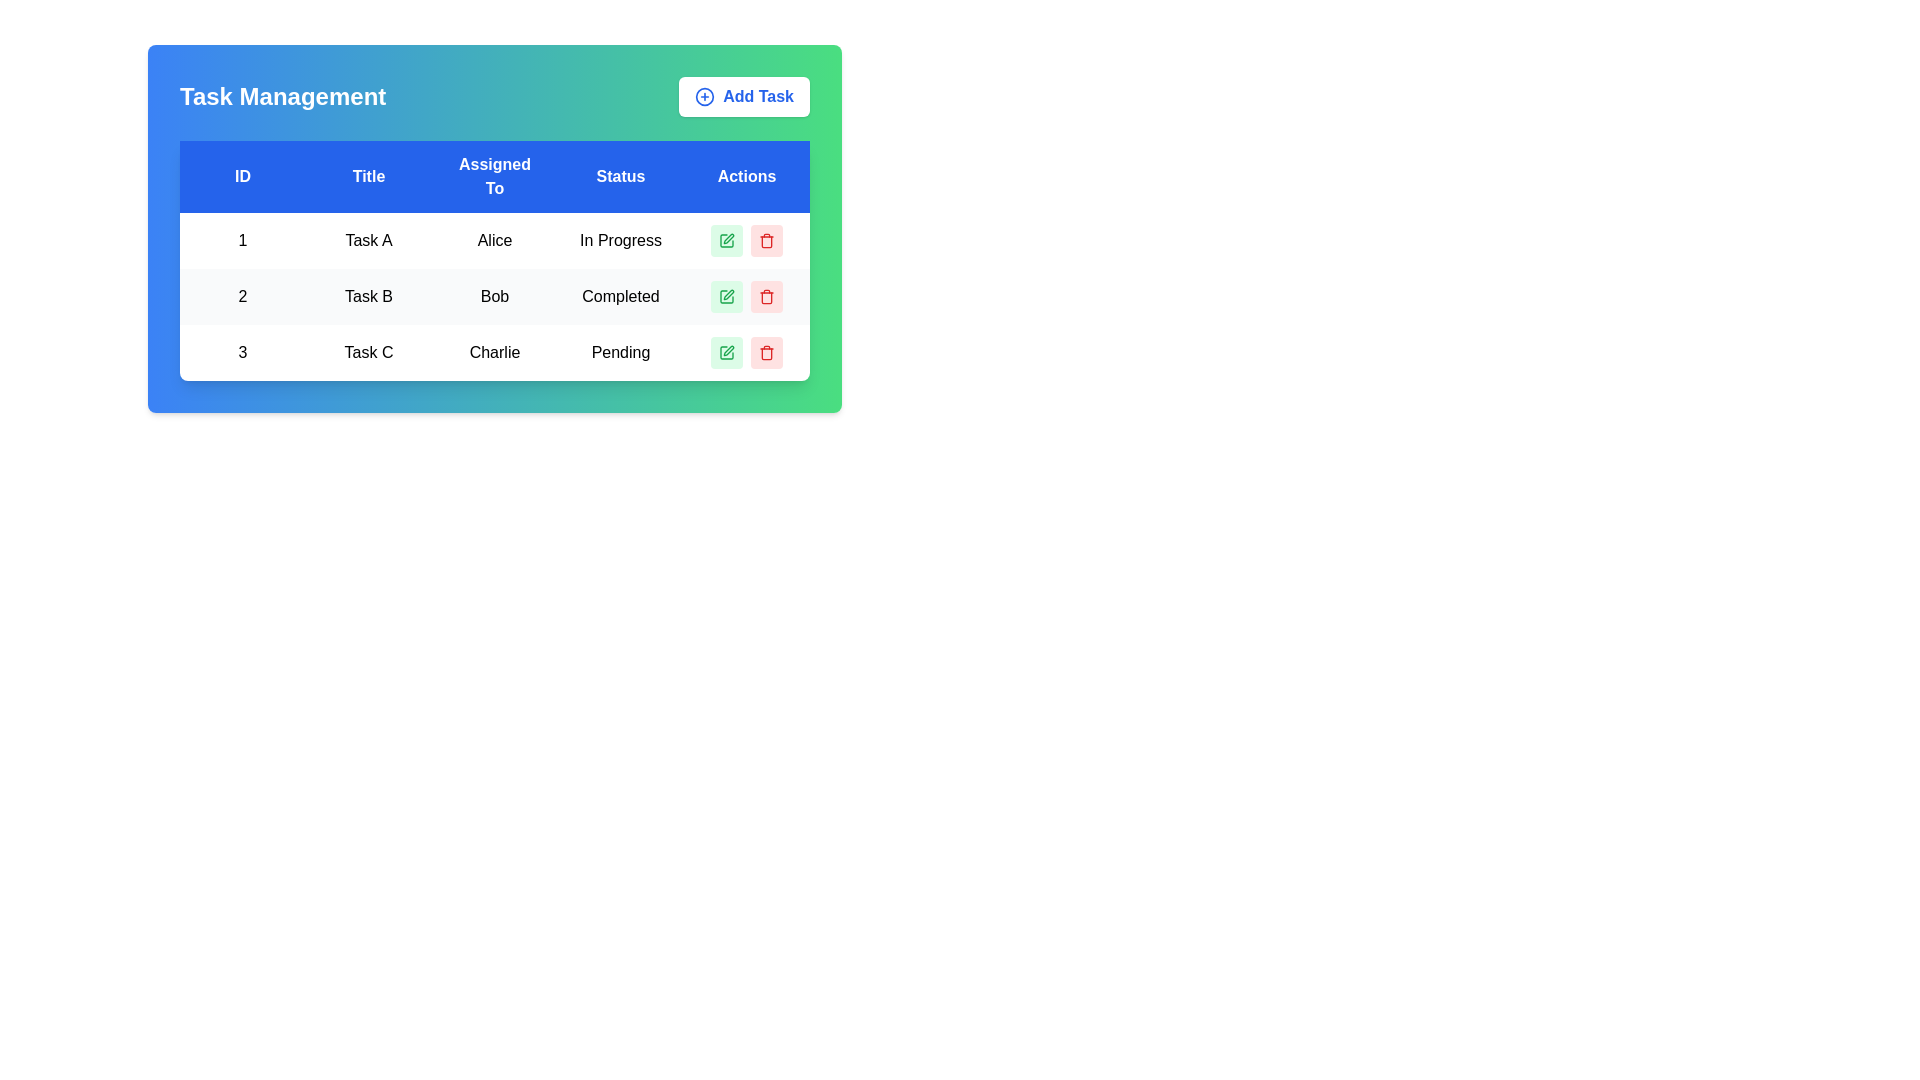 Image resolution: width=1920 pixels, height=1080 pixels. I want to click on the edit button (green pen icon) in the 'Actions' column for 'Task C' assigned to 'Charlie' with 'Pending' status to initiate editing, so click(746, 352).